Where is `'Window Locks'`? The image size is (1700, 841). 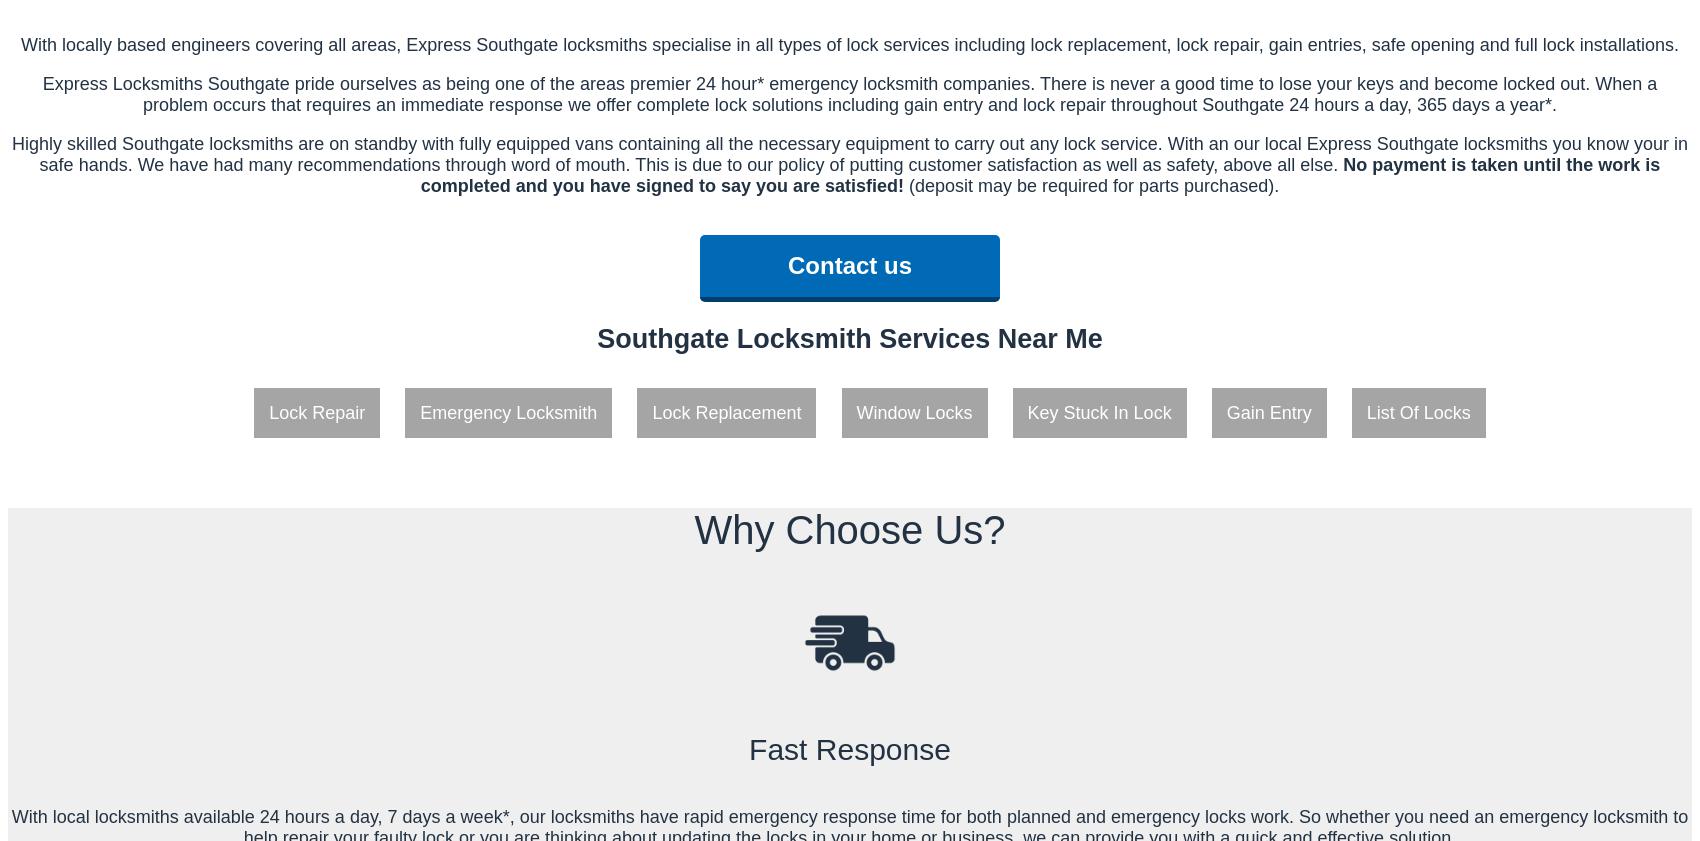
'Window Locks' is located at coordinates (913, 411).